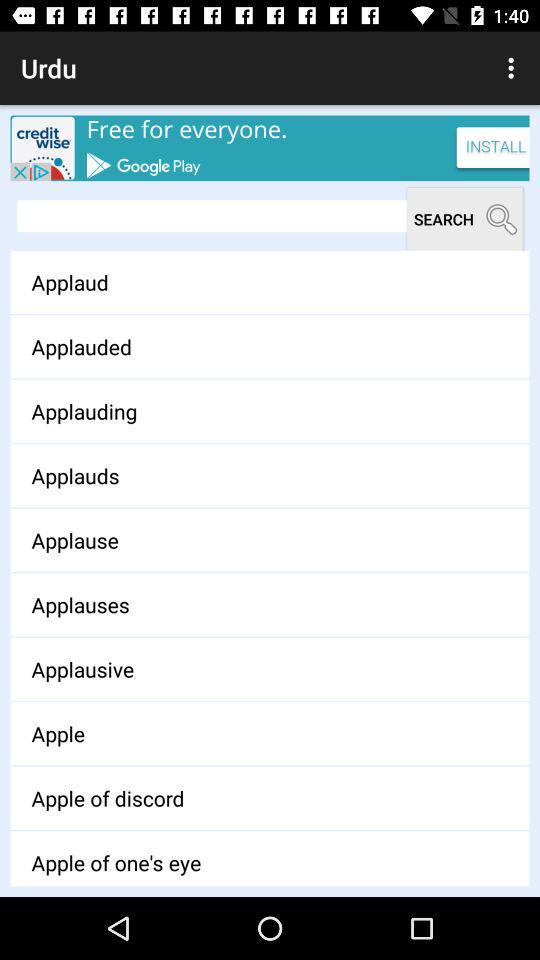  What do you see at coordinates (211, 216) in the screenshot?
I see `search word` at bounding box center [211, 216].